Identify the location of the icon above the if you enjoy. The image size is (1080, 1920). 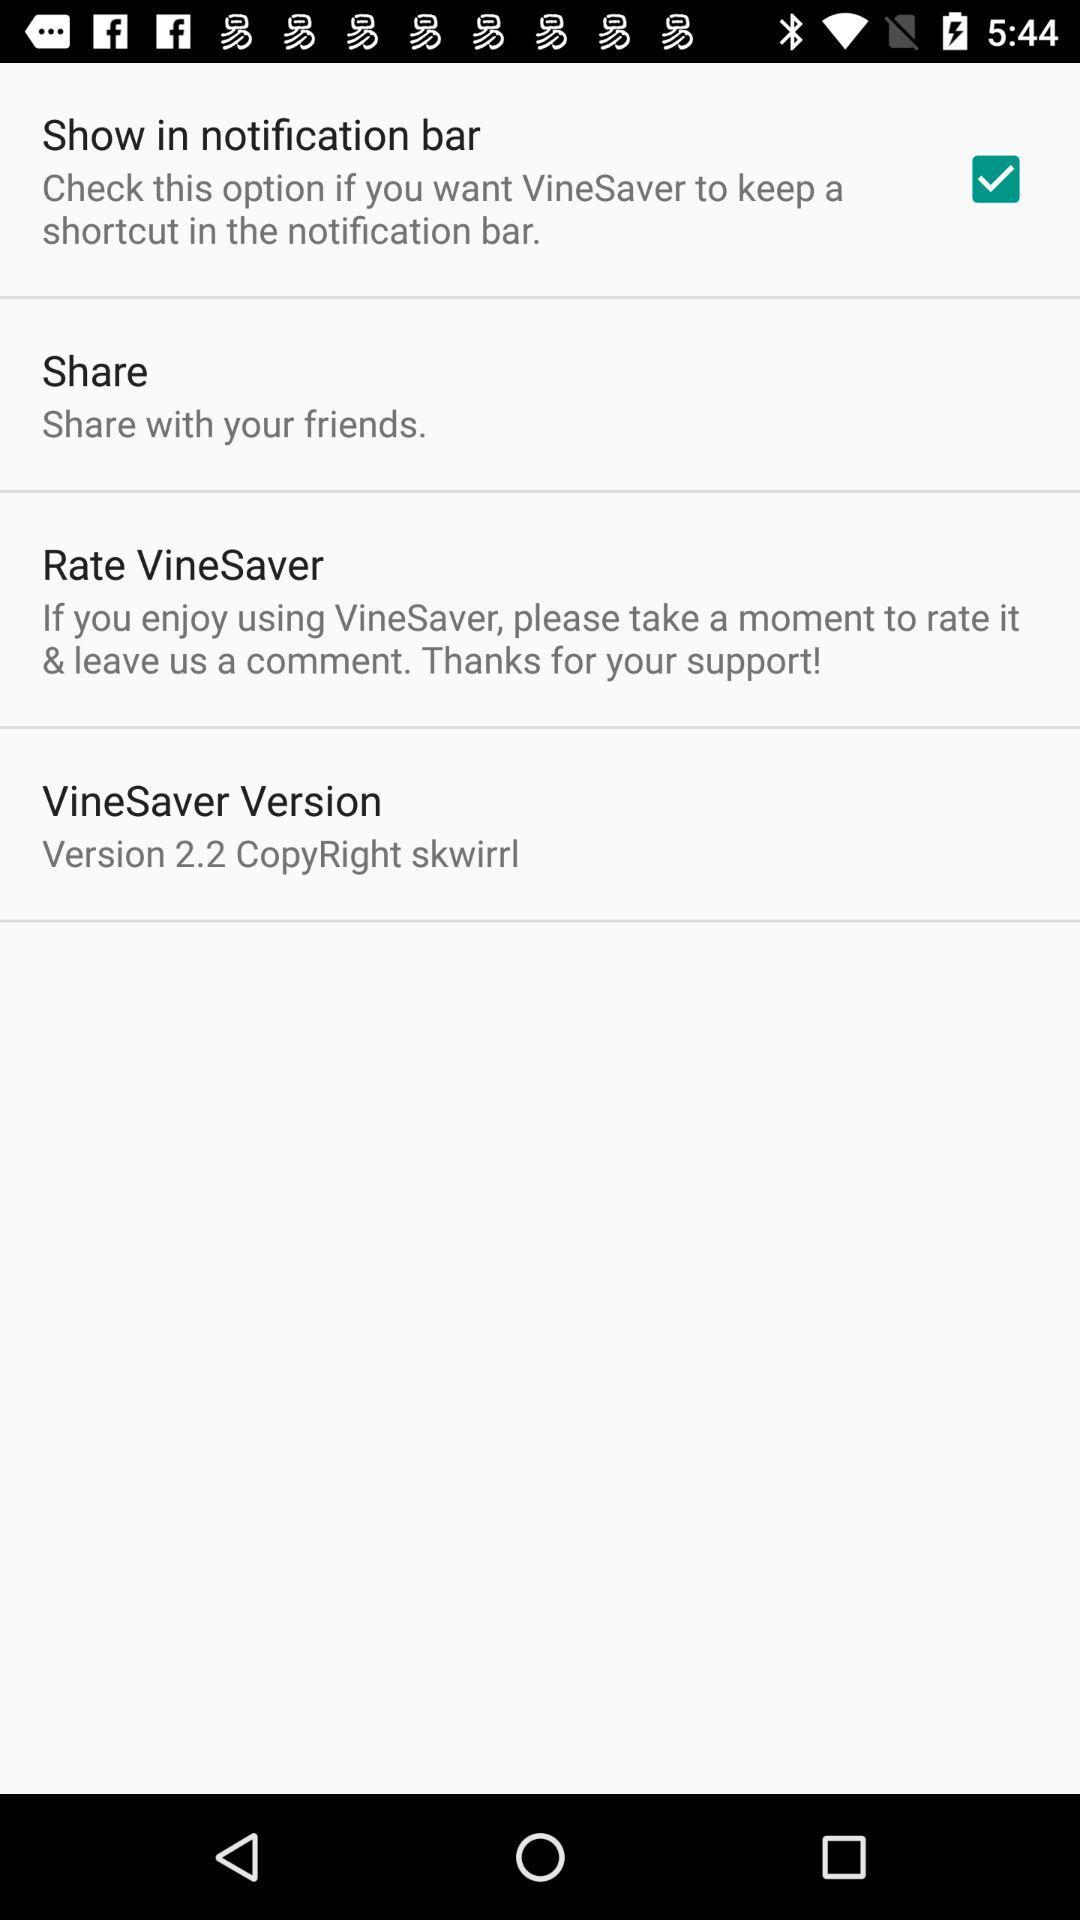
(995, 179).